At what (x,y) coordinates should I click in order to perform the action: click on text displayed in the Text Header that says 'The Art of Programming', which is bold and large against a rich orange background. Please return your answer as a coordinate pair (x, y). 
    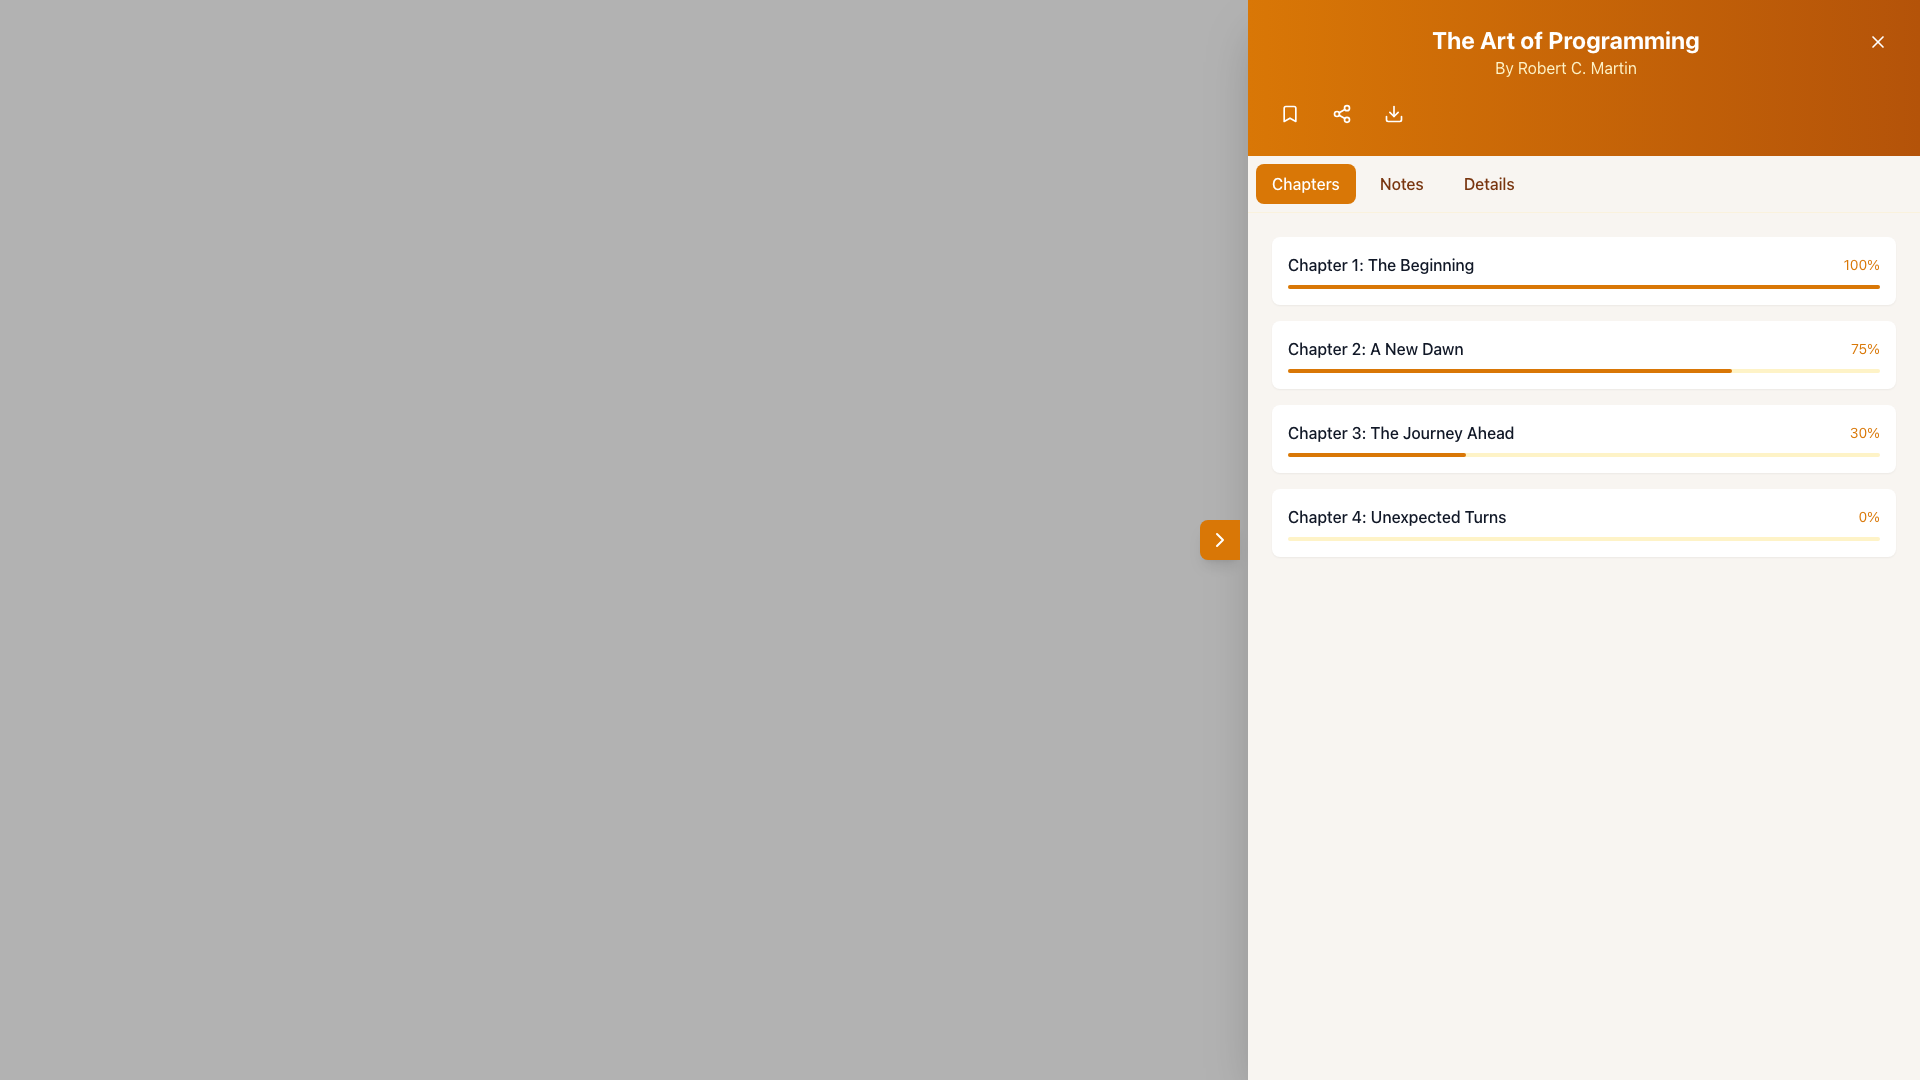
    Looking at the image, I should click on (1564, 39).